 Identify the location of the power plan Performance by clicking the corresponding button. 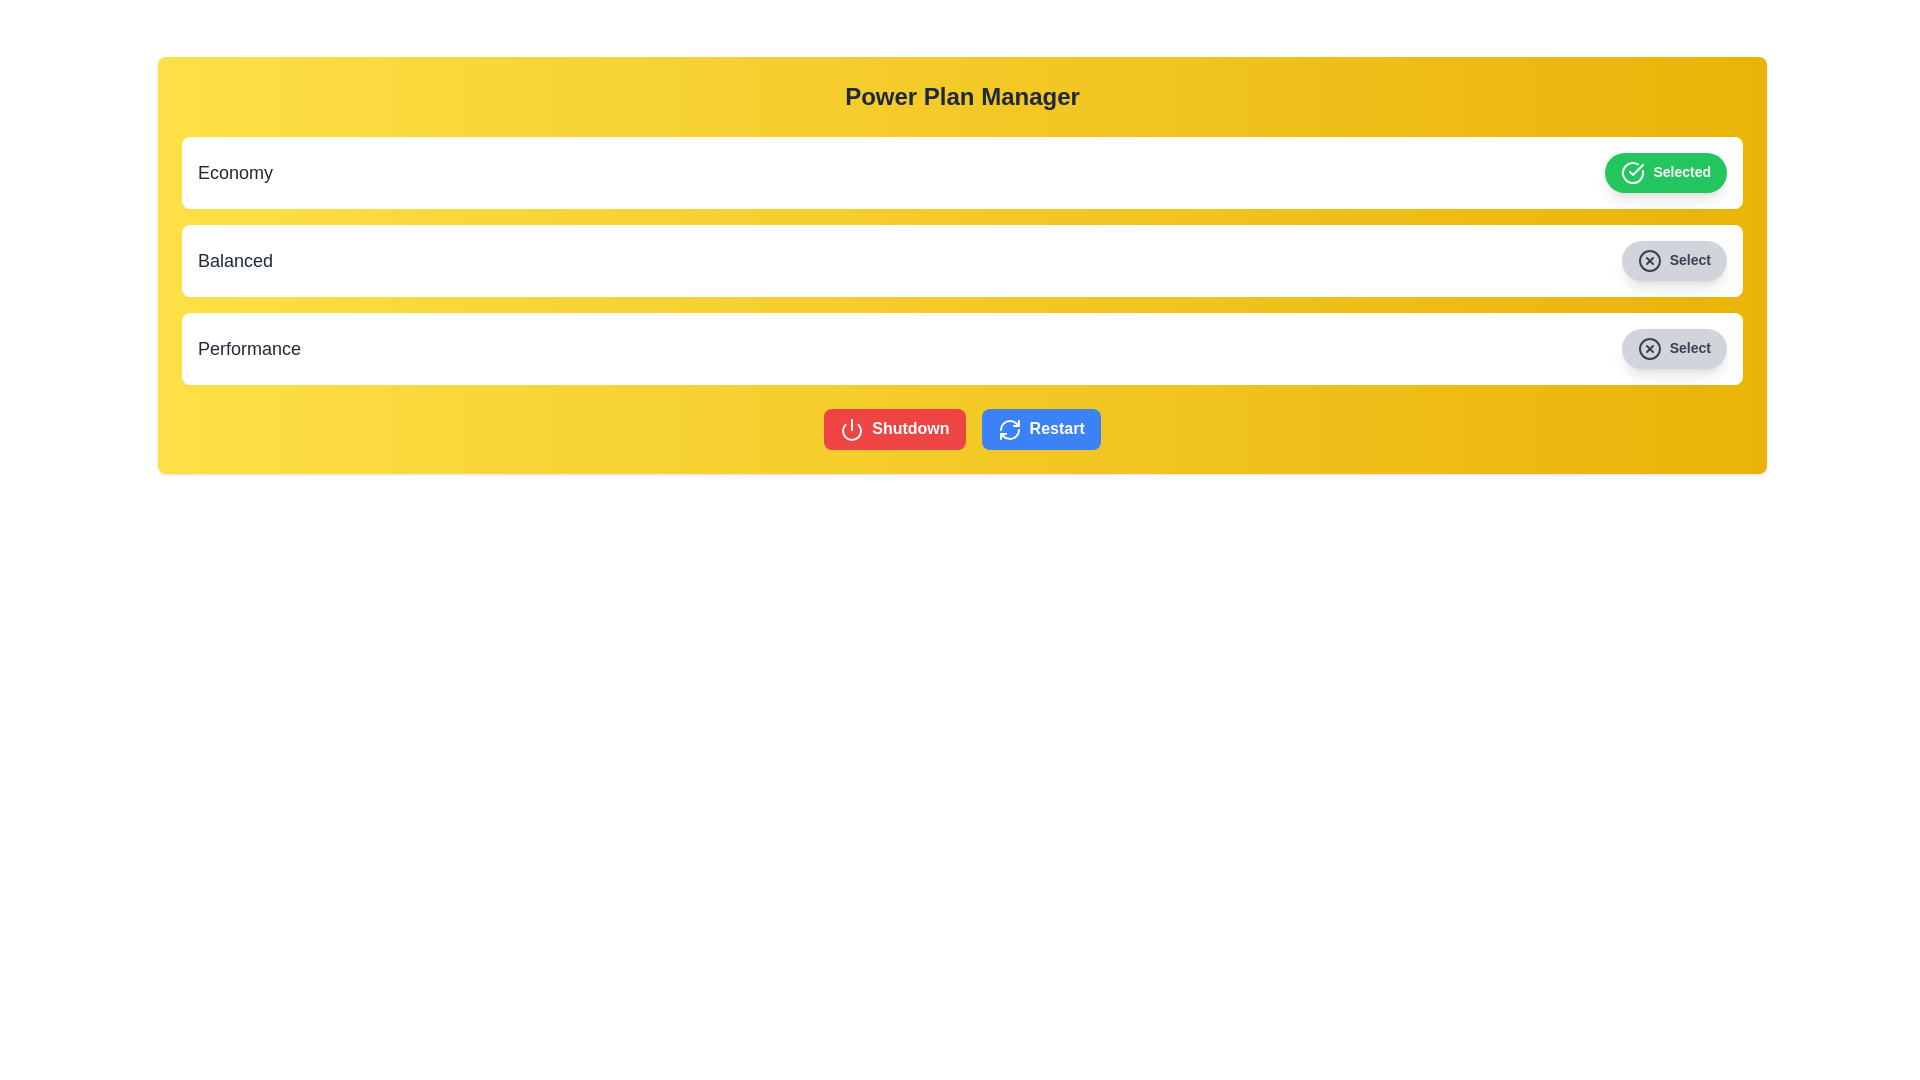
(1674, 347).